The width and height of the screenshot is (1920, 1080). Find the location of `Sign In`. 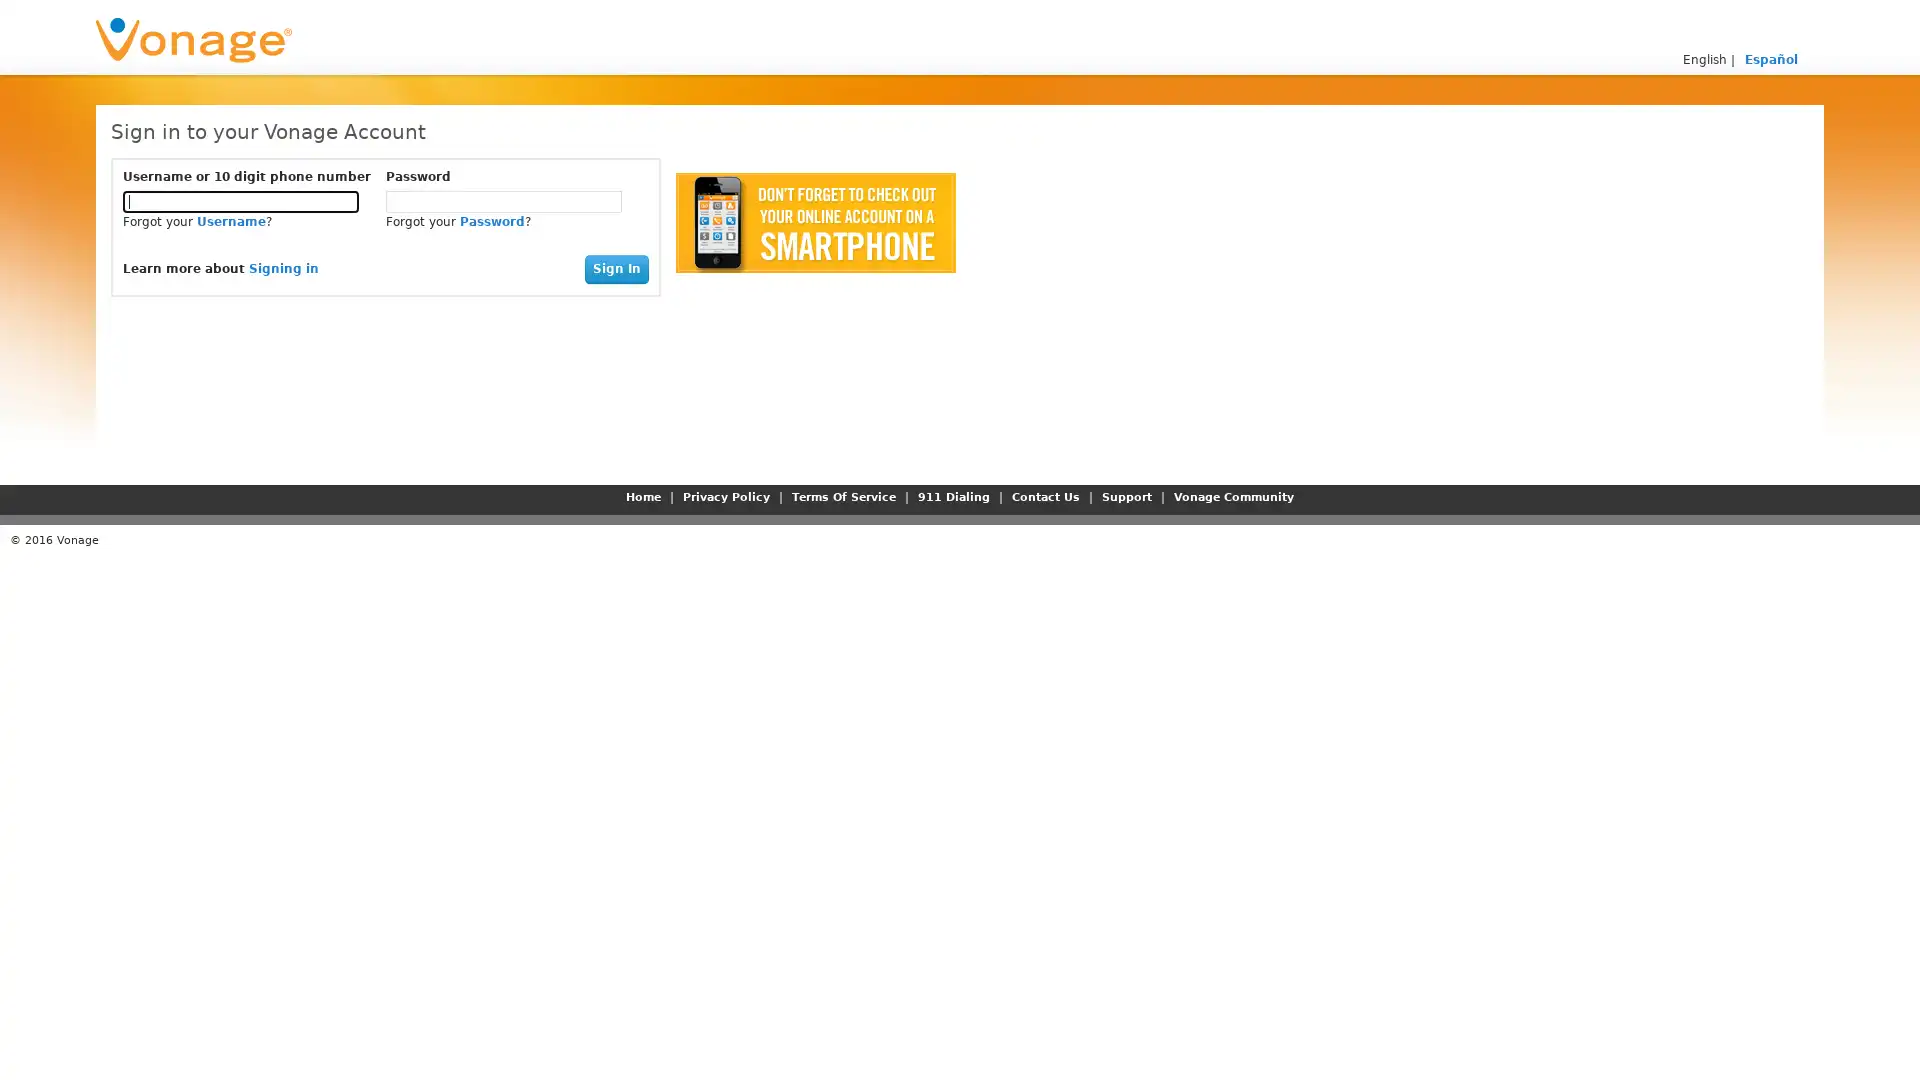

Sign In is located at coordinates (616, 267).